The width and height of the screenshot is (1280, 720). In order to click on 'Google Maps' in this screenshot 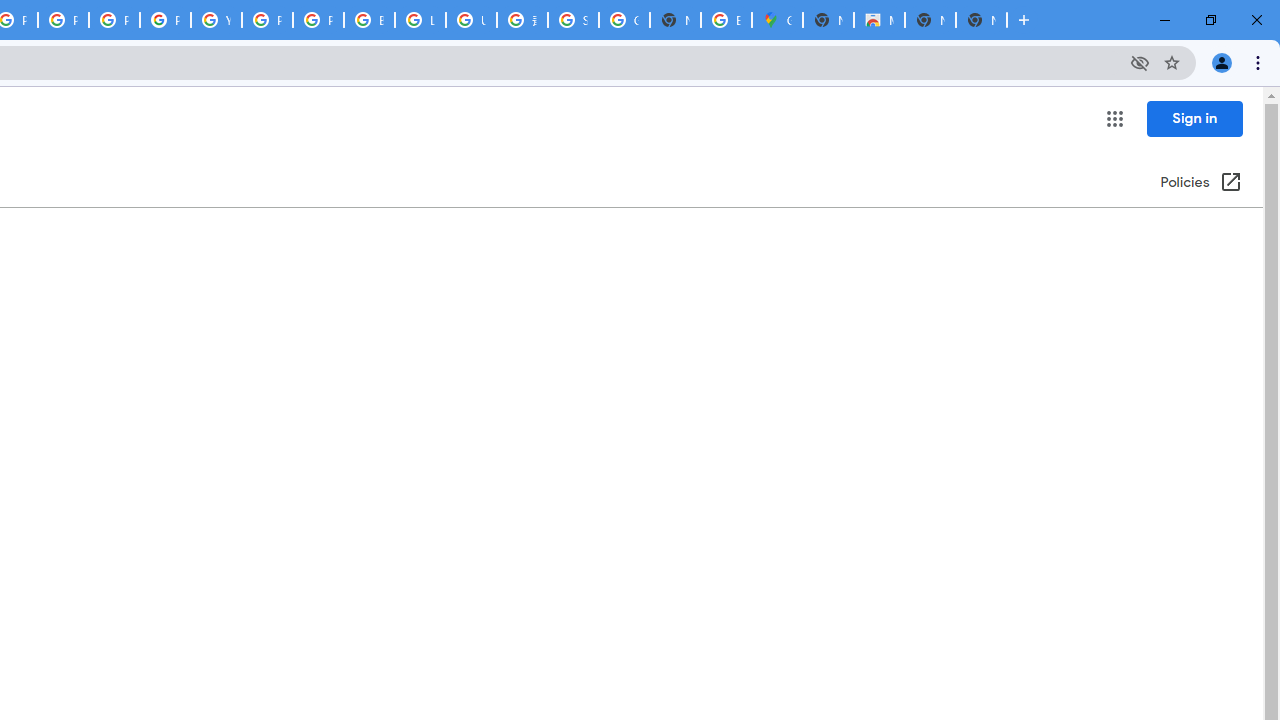, I will do `click(775, 20)`.